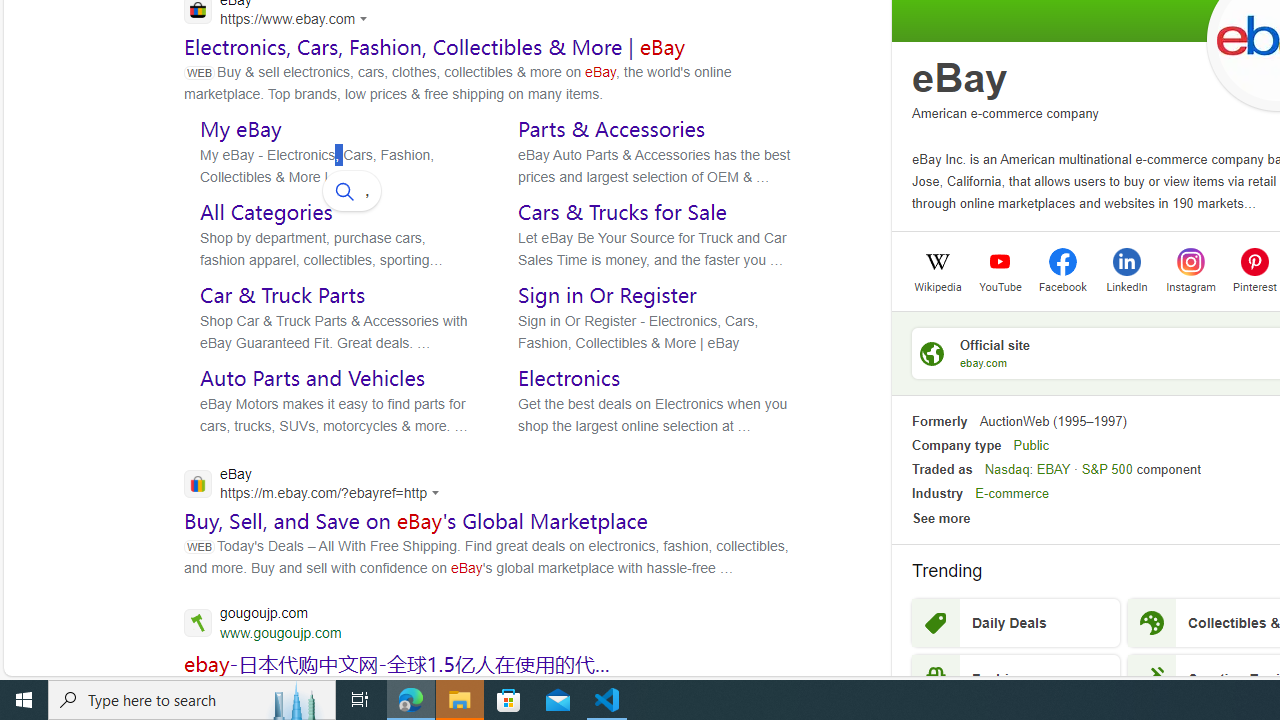 Image resolution: width=1280 pixels, height=720 pixels. I want to click on 'Buy, Sell, and Save on eBay', so click(415, 520).